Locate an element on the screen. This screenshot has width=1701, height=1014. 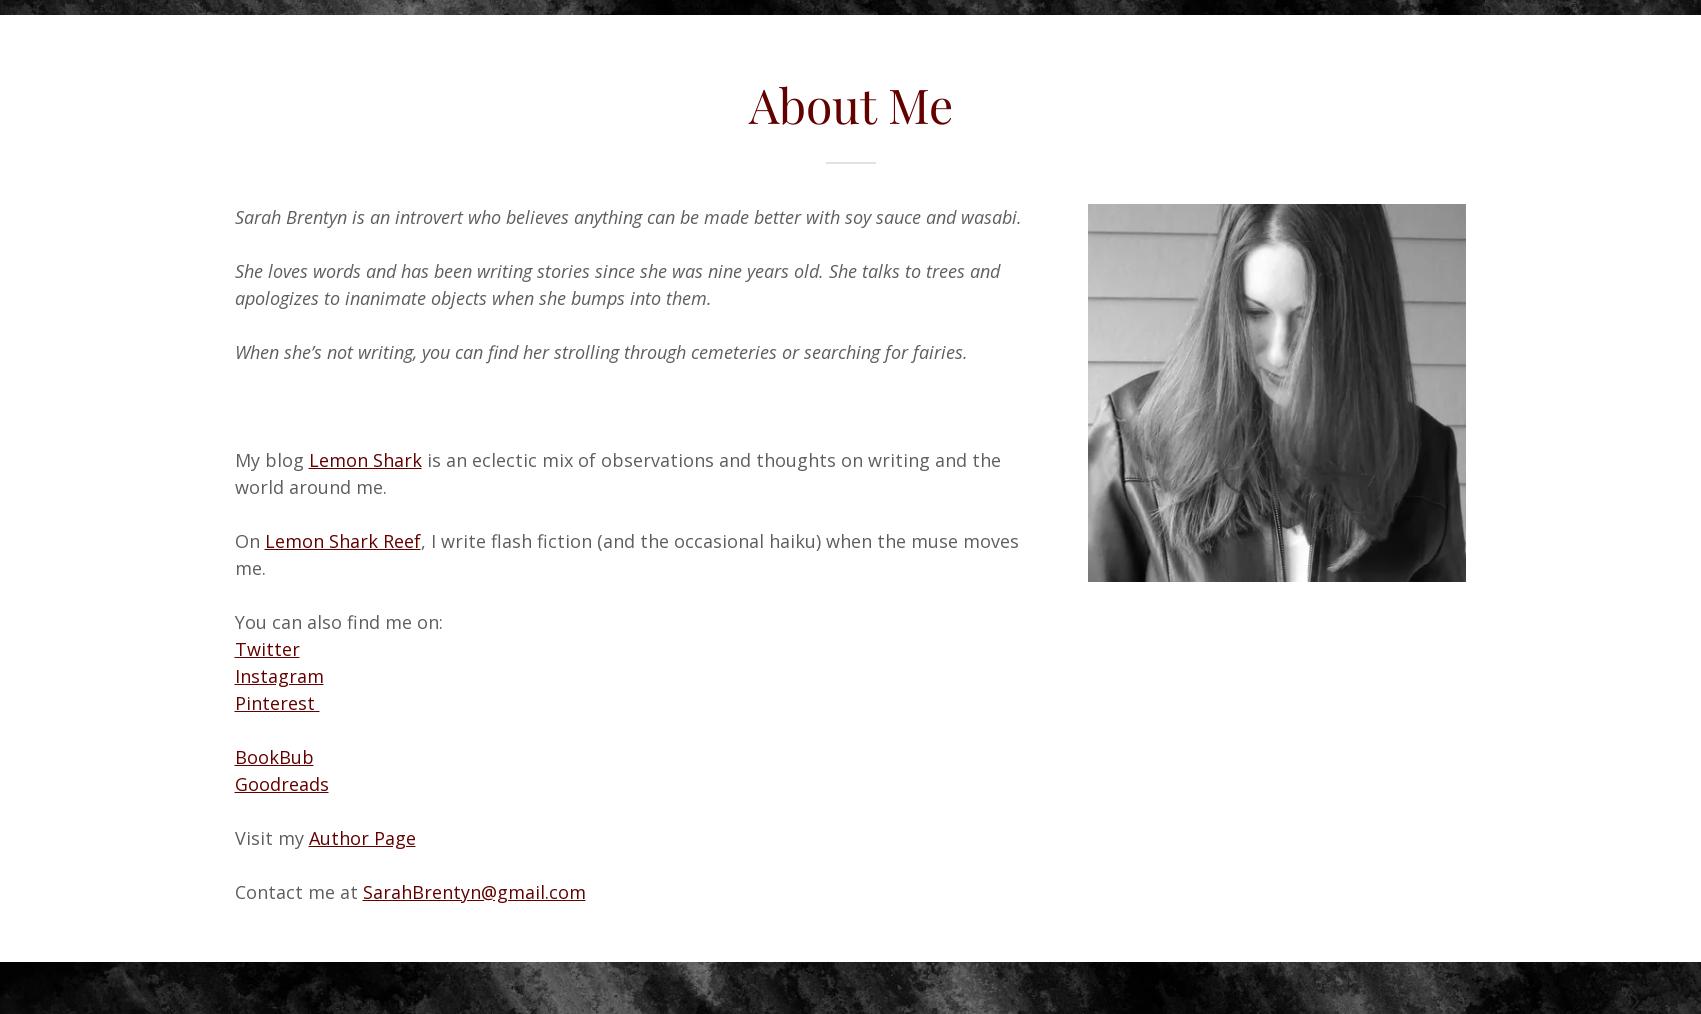
'Visit my' is located at coordinates (270, 836).